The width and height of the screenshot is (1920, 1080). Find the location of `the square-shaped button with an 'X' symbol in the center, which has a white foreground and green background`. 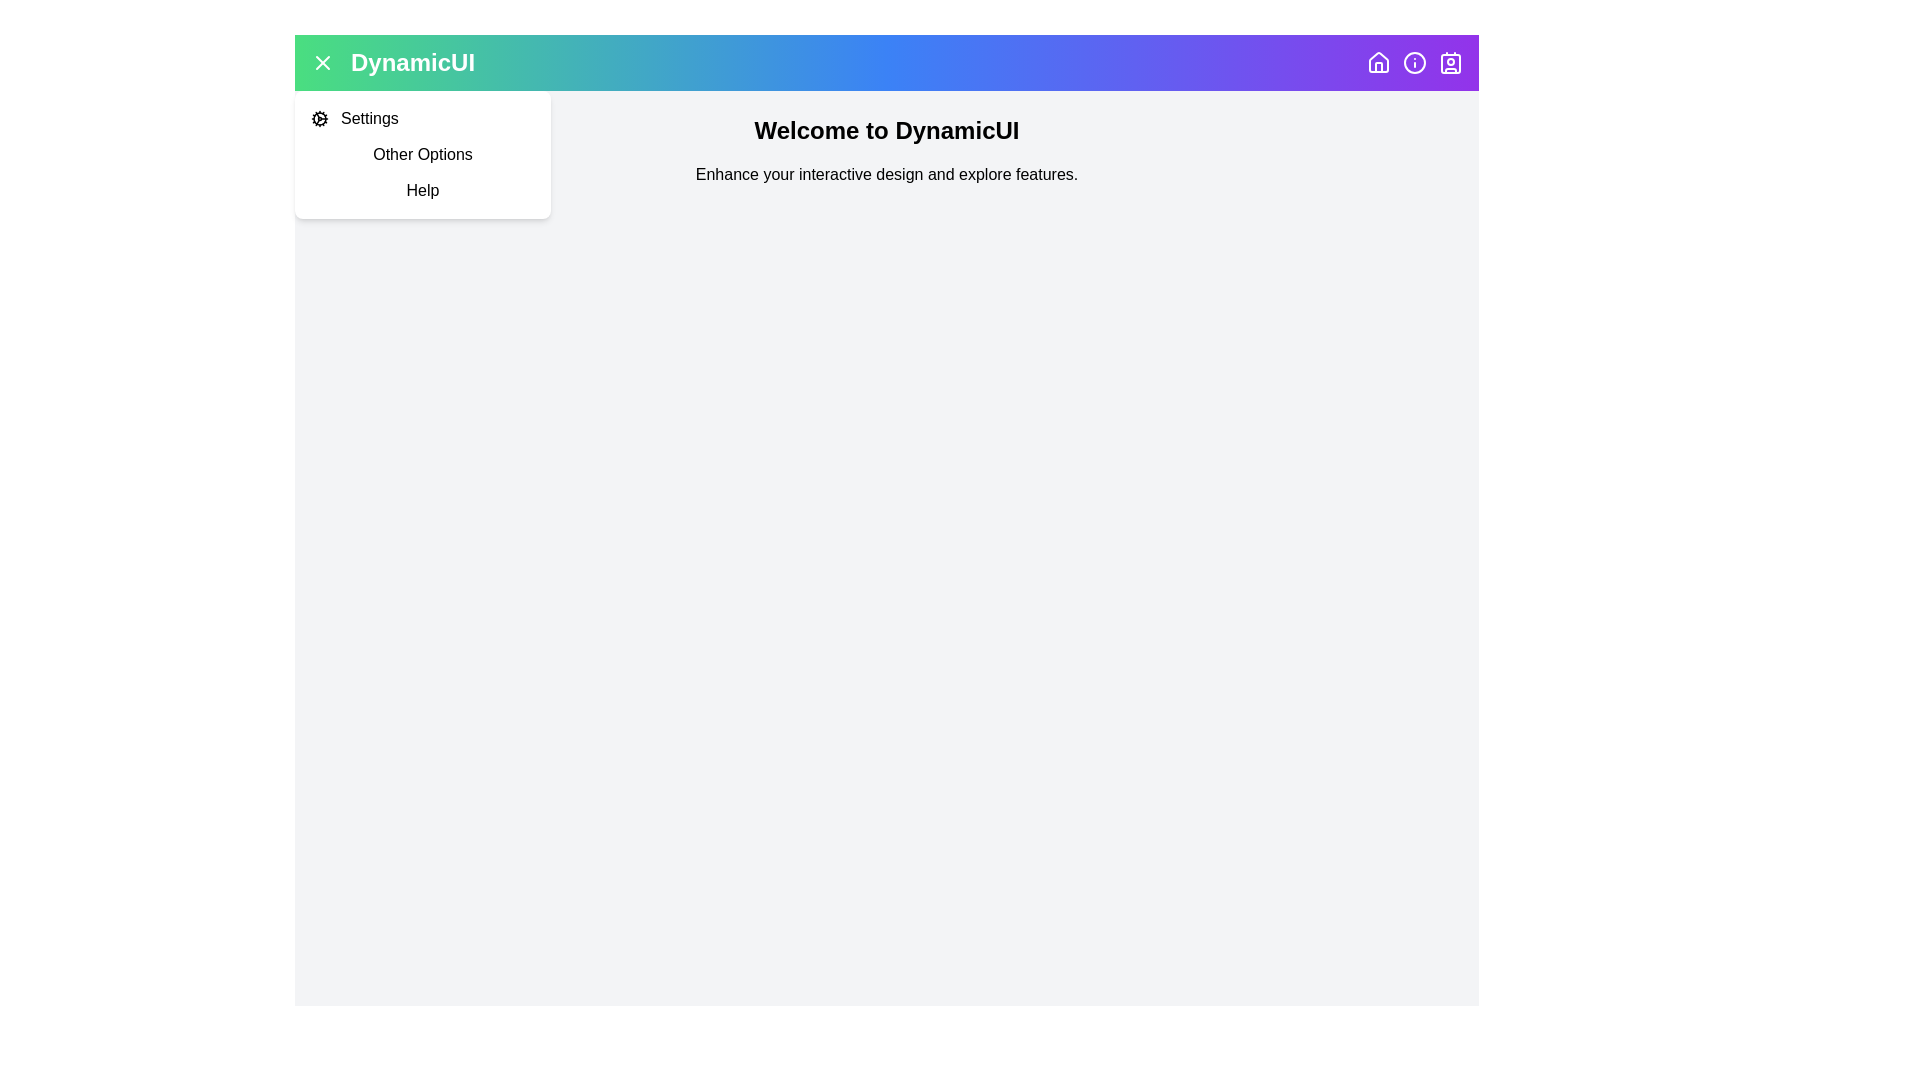

the square-shaped button with an 'X' symbol in the center, which has a white foreground and green background is located at coordinates (322, 61).